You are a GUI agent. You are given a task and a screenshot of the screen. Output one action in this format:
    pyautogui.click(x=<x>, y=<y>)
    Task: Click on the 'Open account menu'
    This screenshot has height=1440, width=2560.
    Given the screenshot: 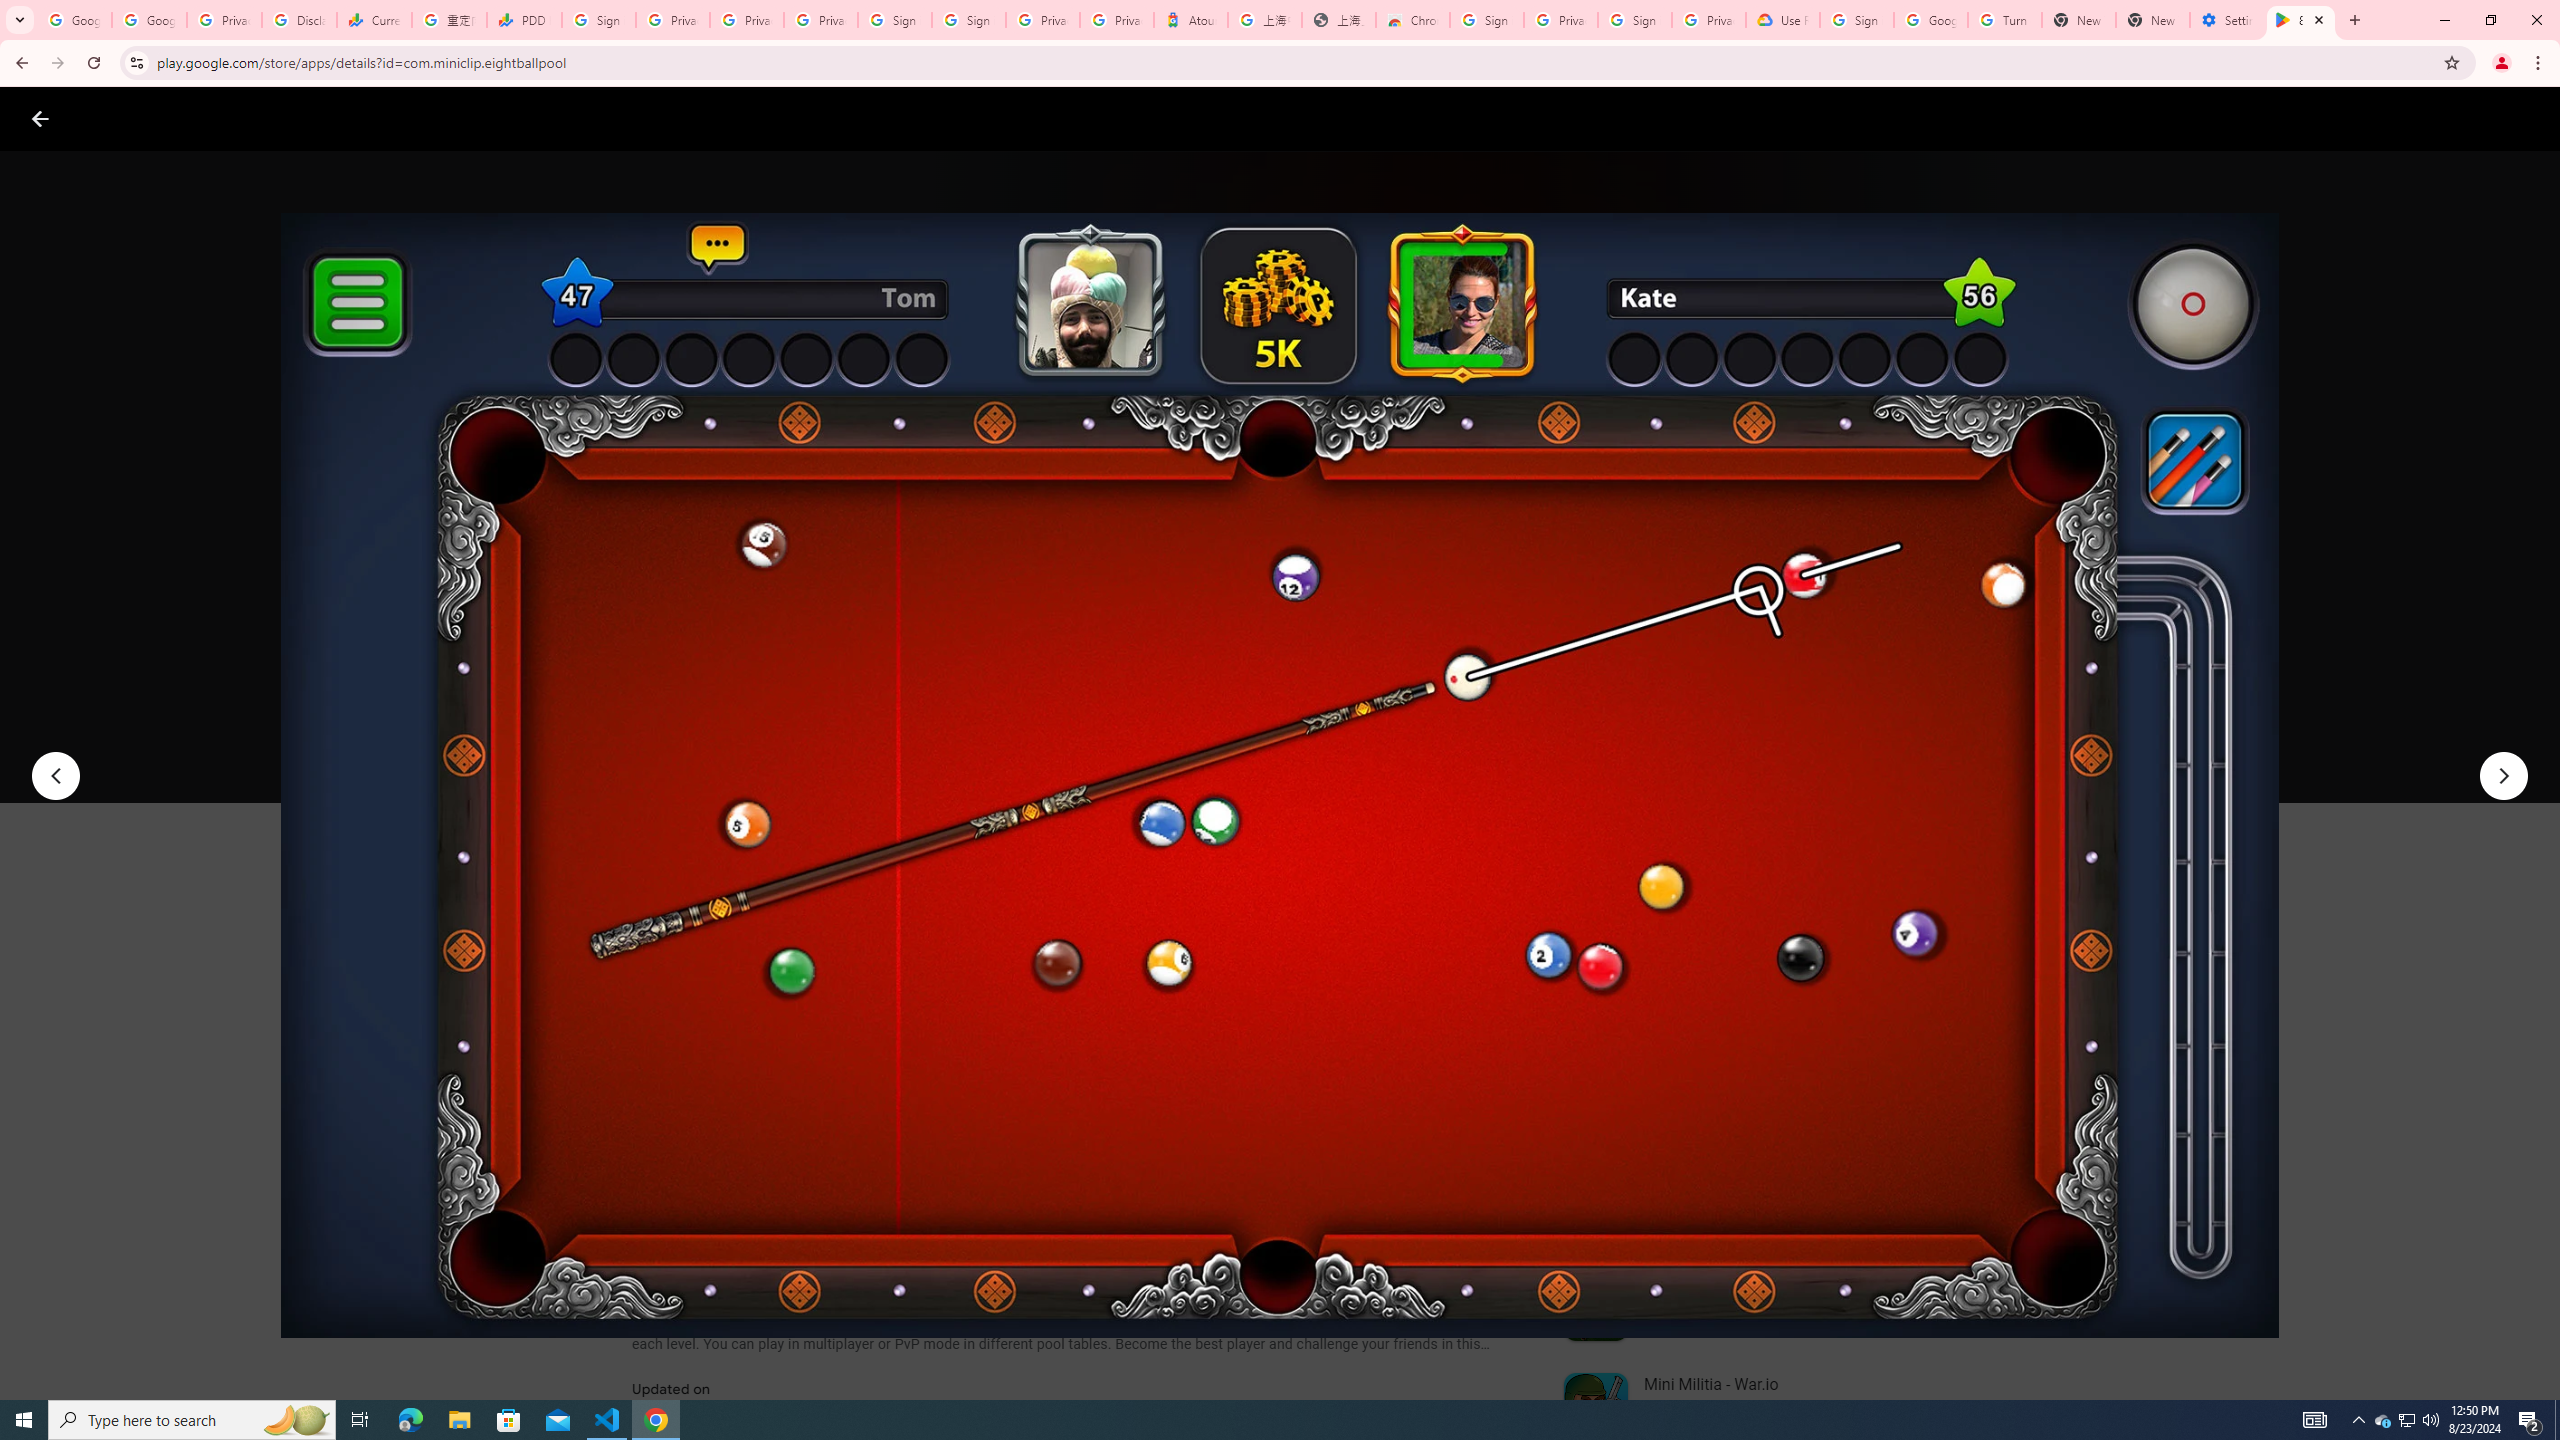 What is the action you would take?
    pyautogui.click(x=2524, y=118)
    